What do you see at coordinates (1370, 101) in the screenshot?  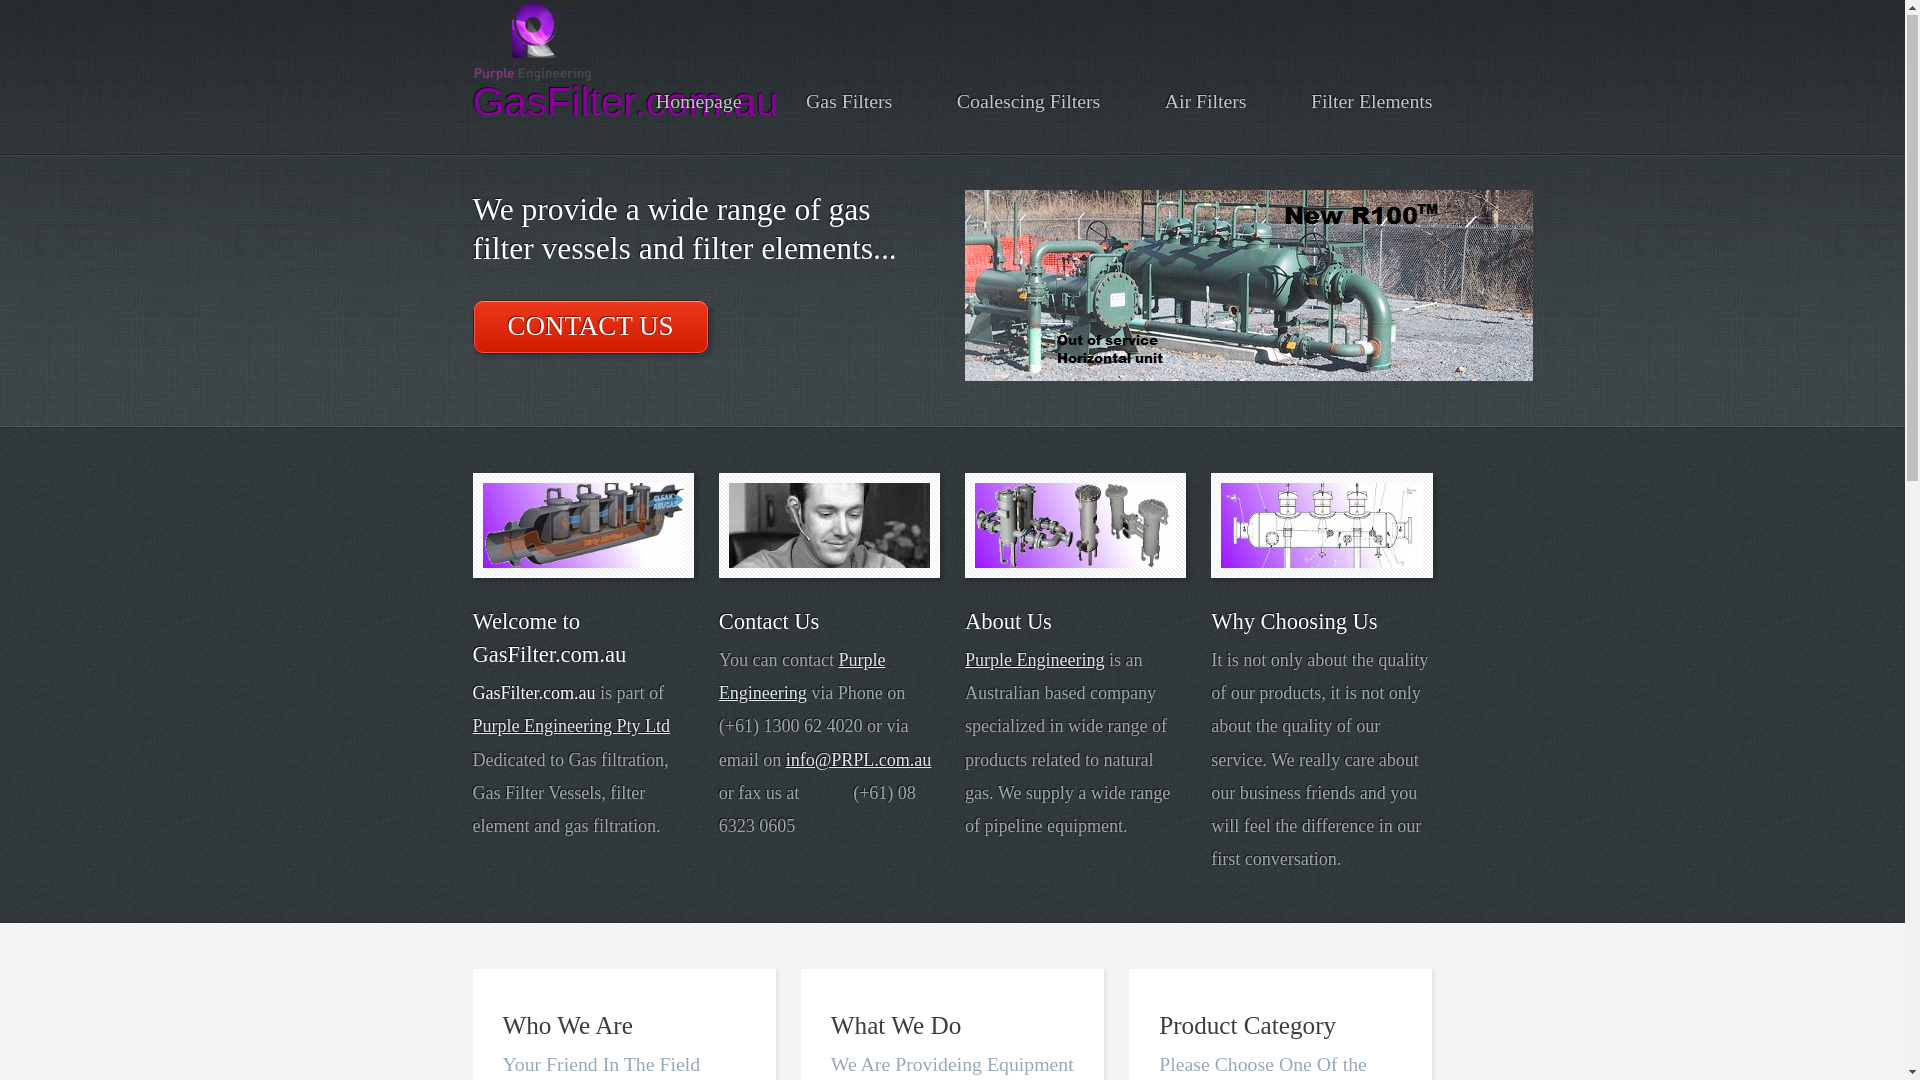 I see `'Filter Elements'` at bounding box center [1370, 101].